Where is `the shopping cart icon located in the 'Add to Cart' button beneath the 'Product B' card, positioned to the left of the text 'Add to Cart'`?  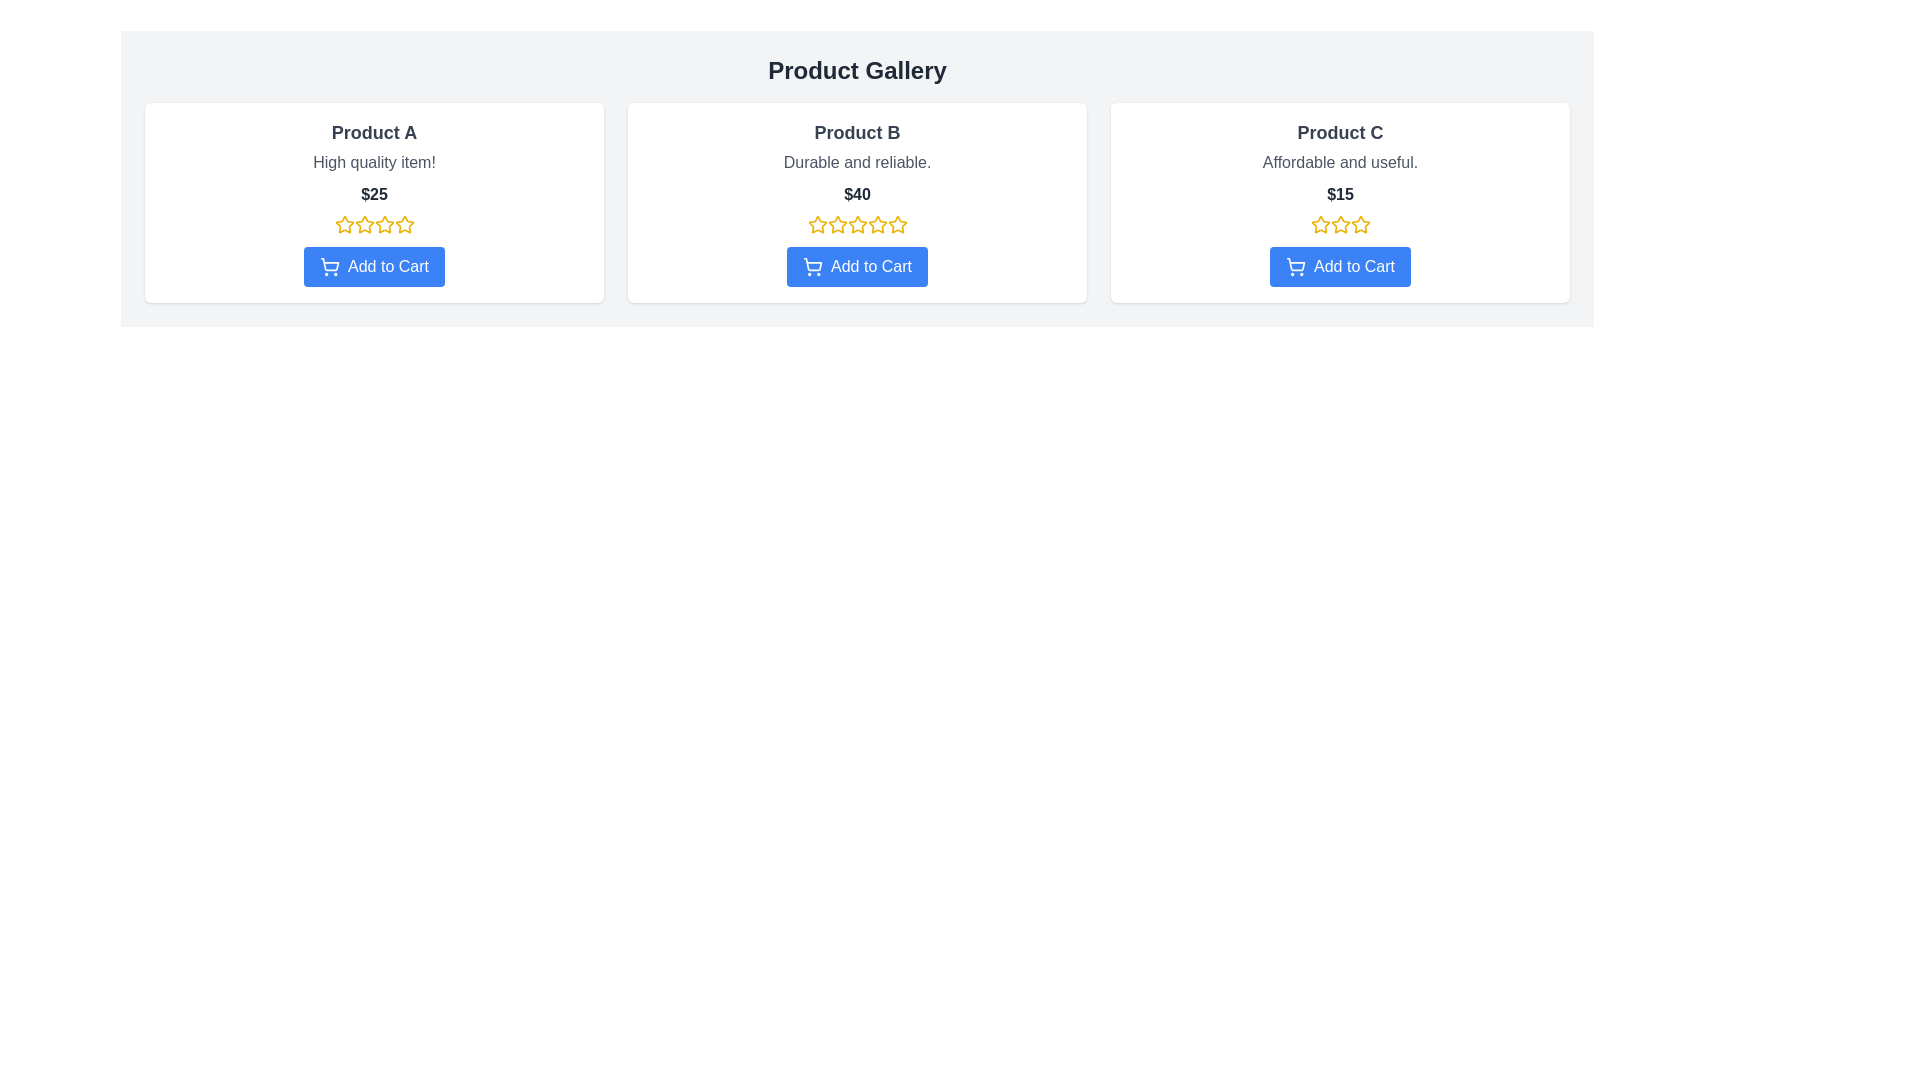 the shopping cart icon located in the 'Add to Cart' button beneath the 'Product B' card, positioned to the left of the text 'Add to Cart' is located at coordinates (812, 265).